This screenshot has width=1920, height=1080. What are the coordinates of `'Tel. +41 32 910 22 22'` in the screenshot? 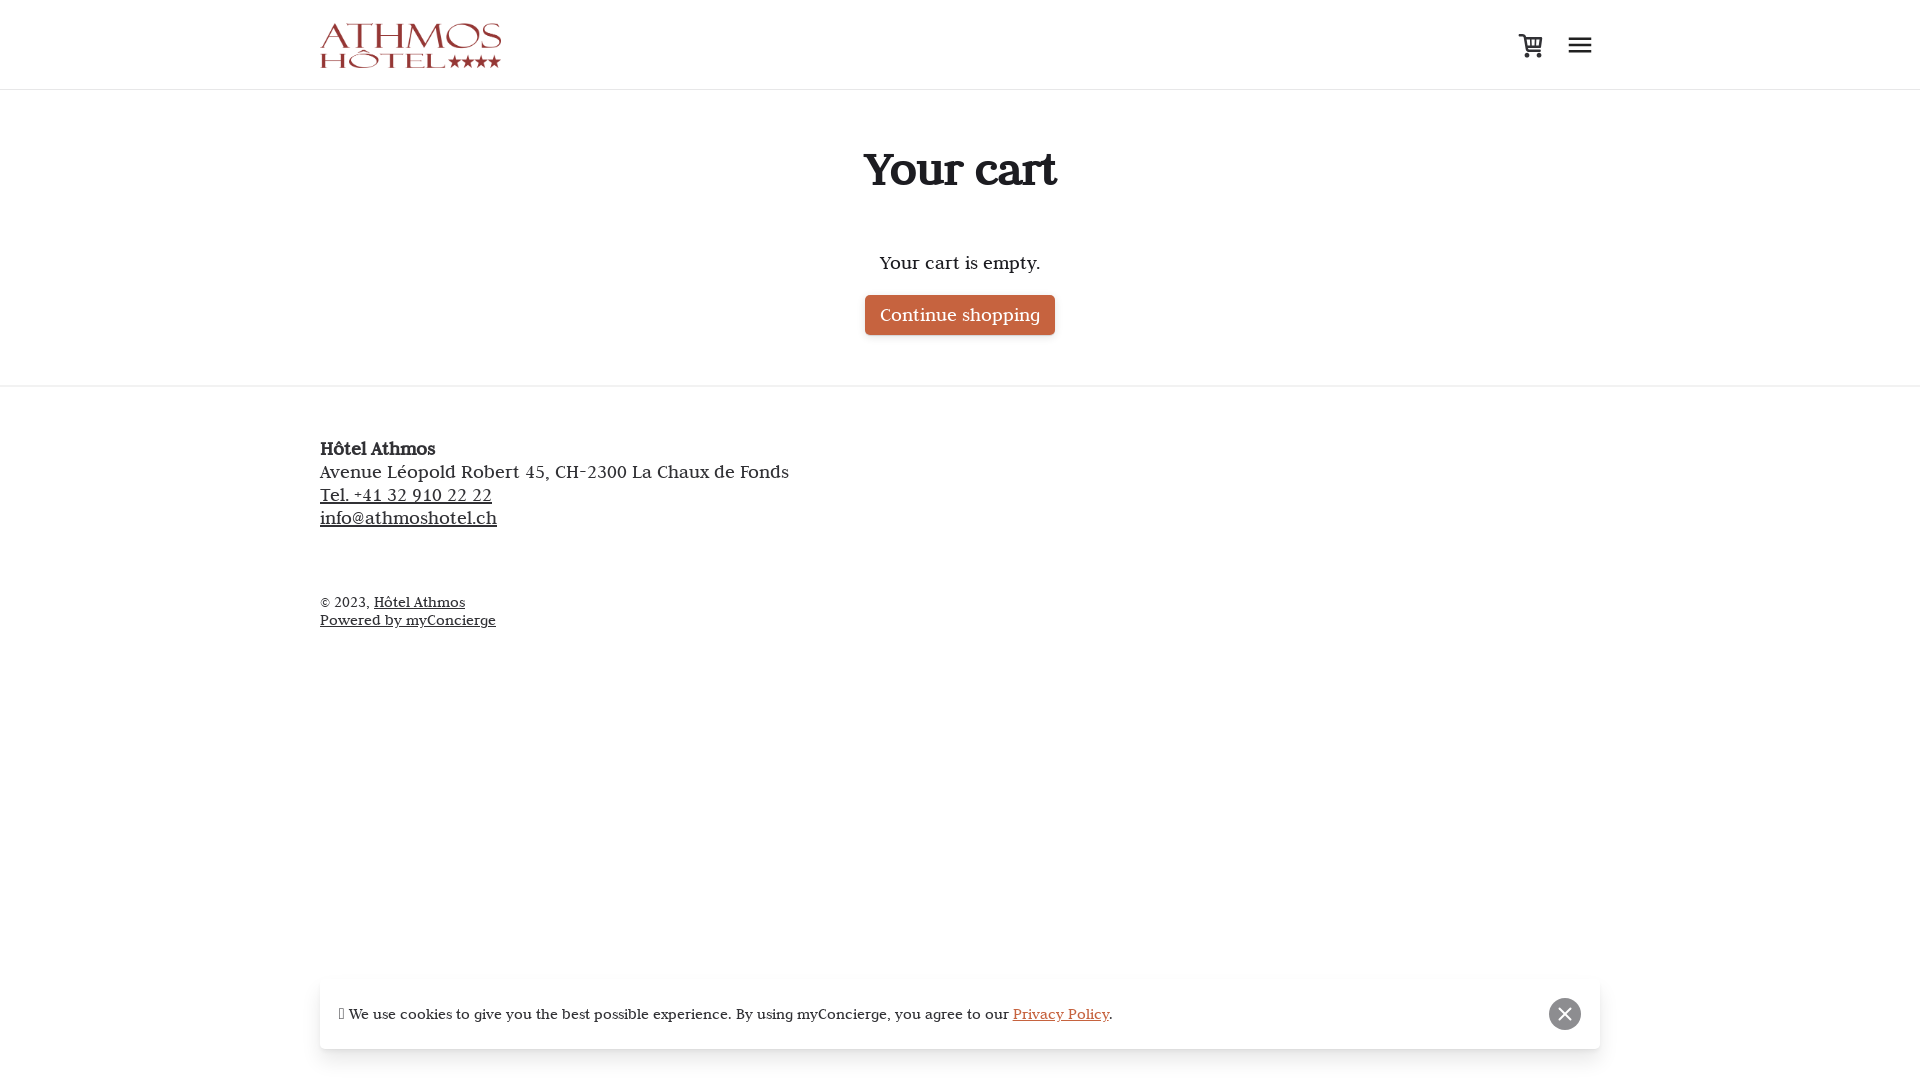 It's located at (405, 494).